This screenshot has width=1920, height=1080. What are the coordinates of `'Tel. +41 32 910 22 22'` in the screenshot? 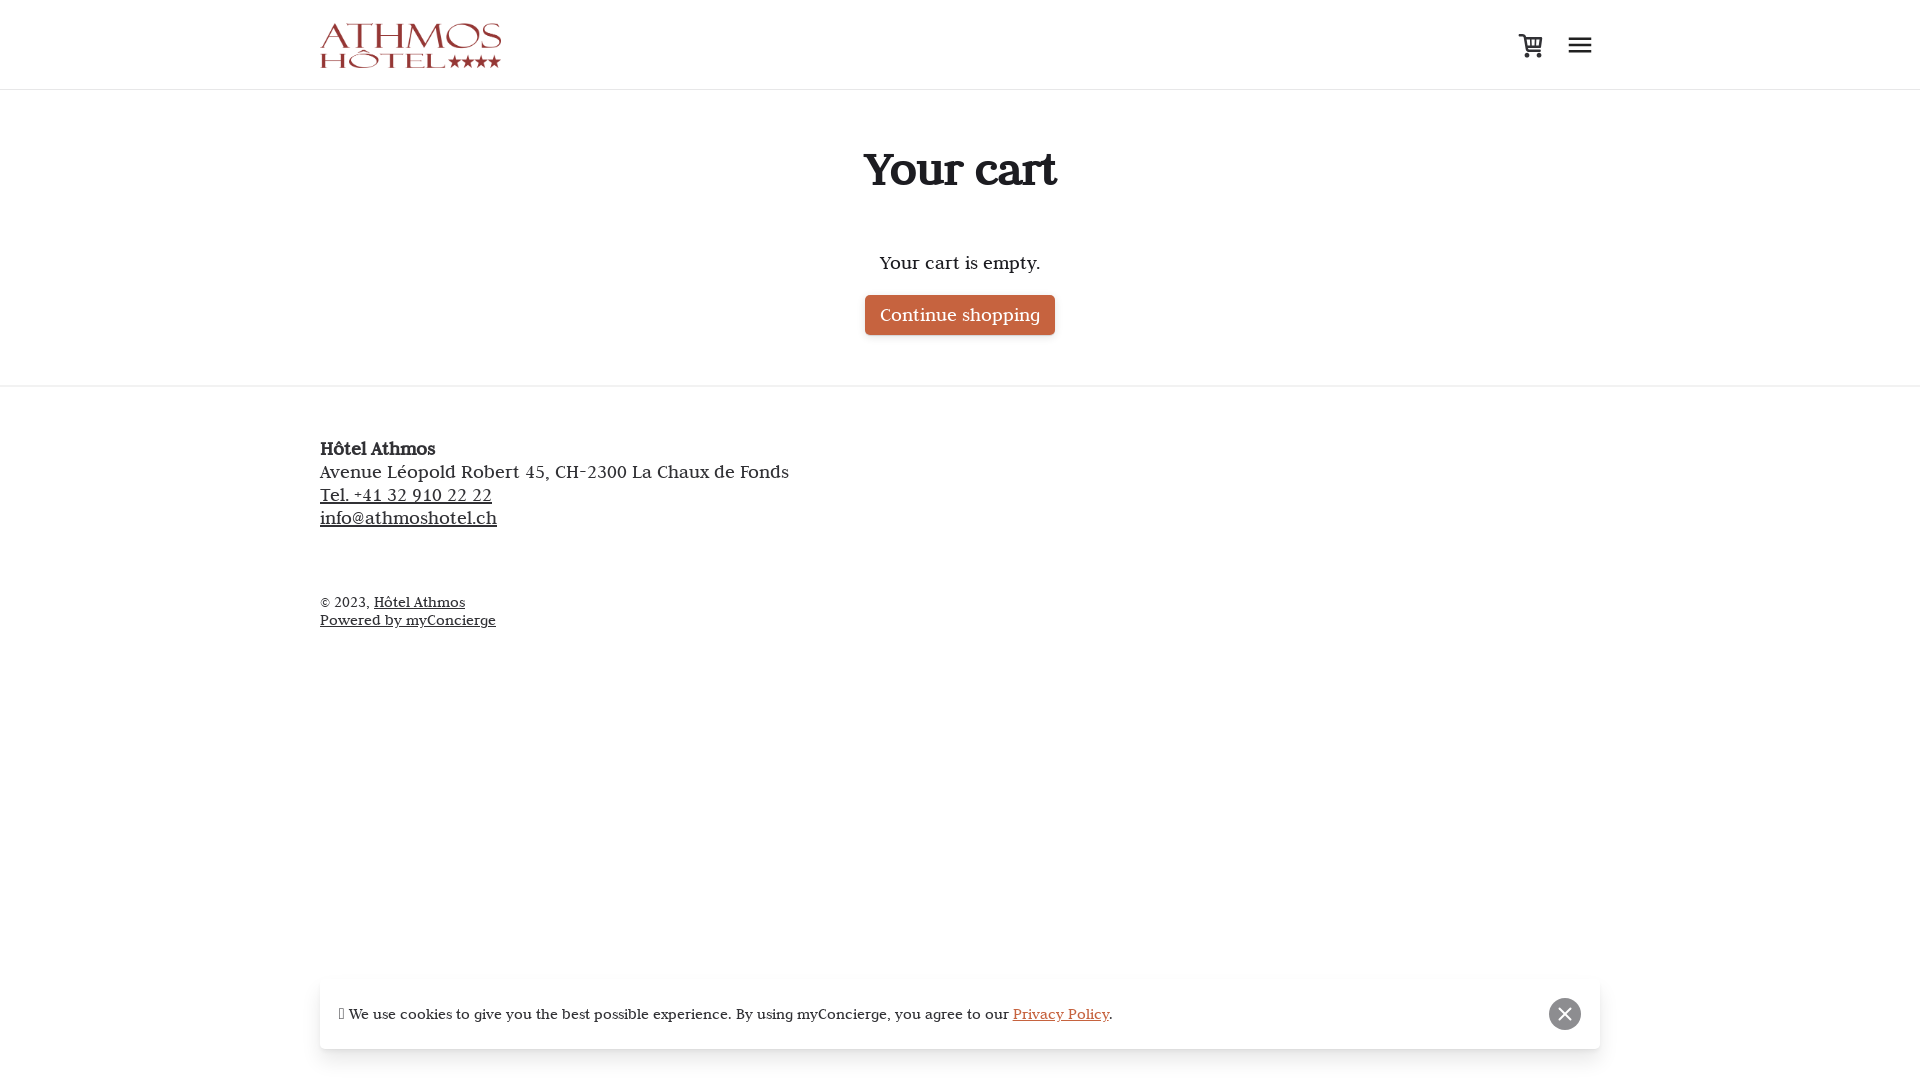 It's located at (405, 494).